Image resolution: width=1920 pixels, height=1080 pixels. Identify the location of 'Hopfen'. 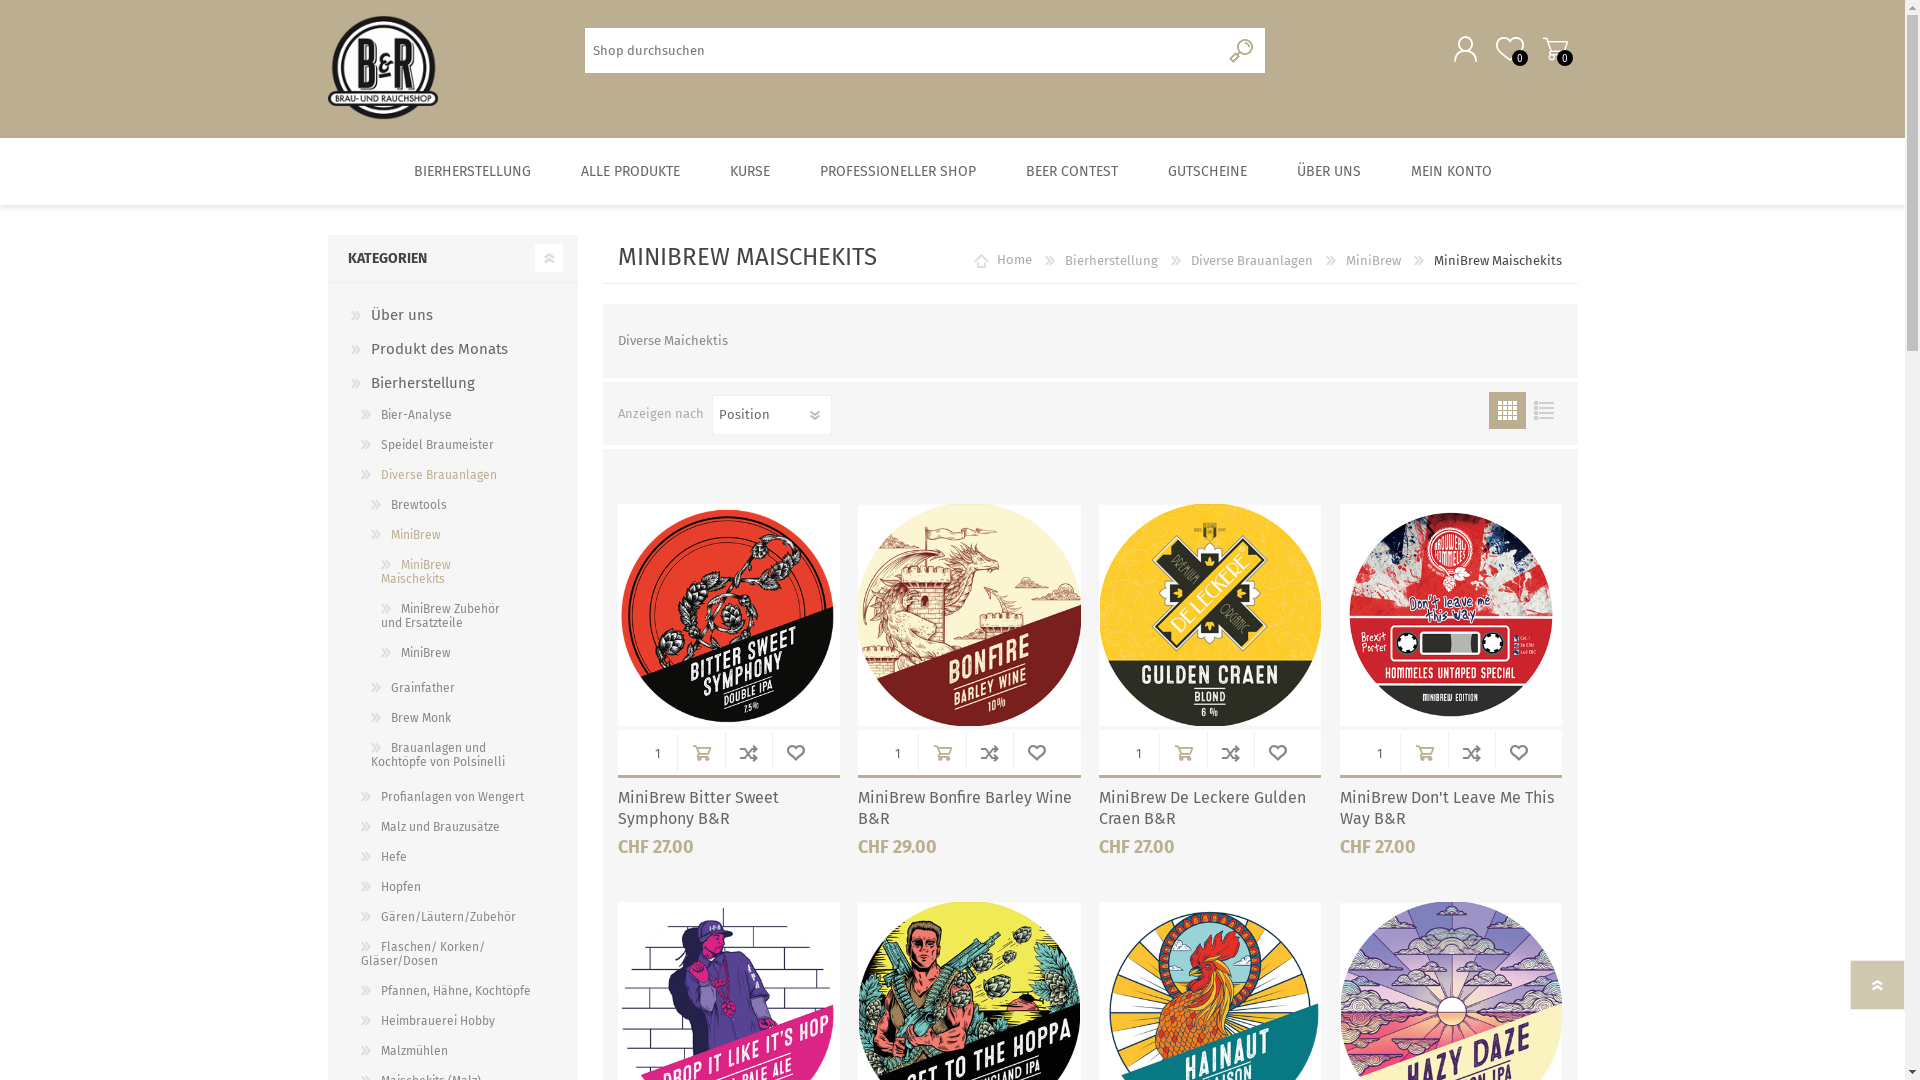
(358, 886).